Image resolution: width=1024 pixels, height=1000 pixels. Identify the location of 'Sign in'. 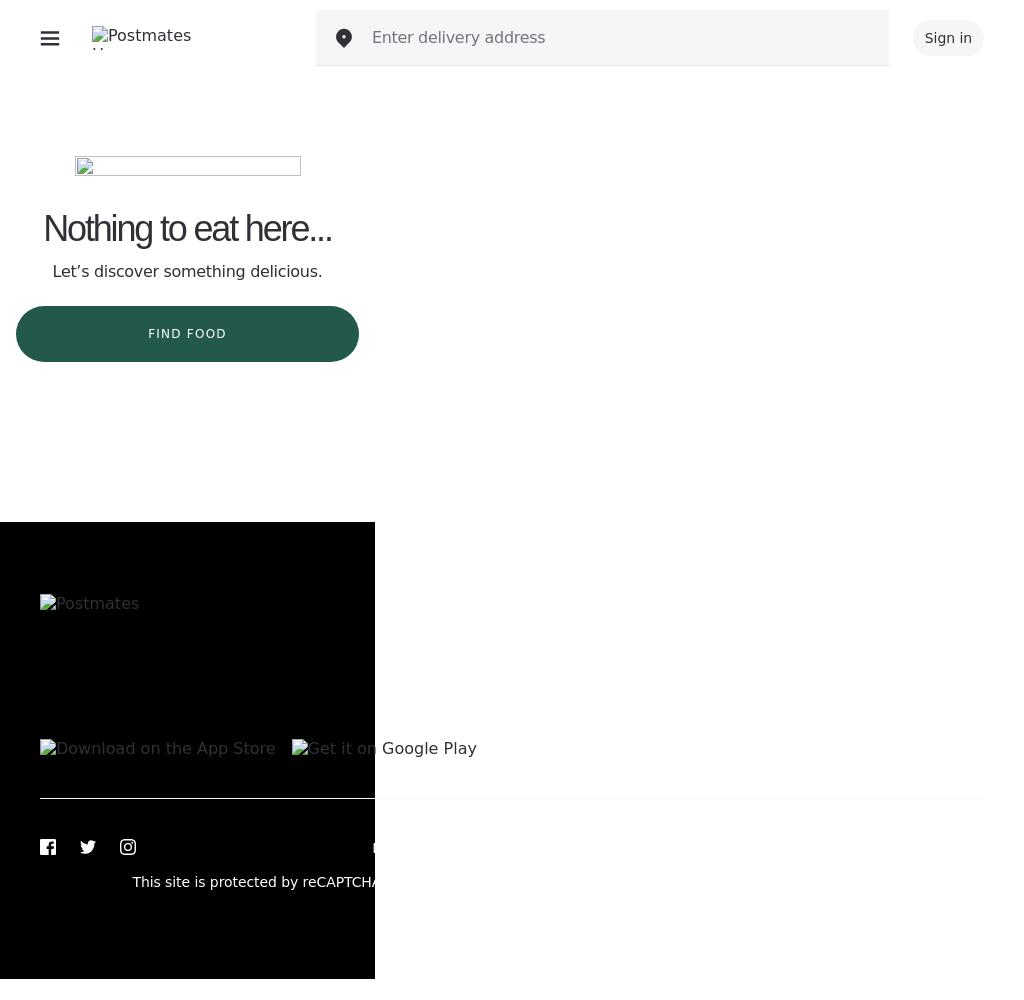
(948, 38).